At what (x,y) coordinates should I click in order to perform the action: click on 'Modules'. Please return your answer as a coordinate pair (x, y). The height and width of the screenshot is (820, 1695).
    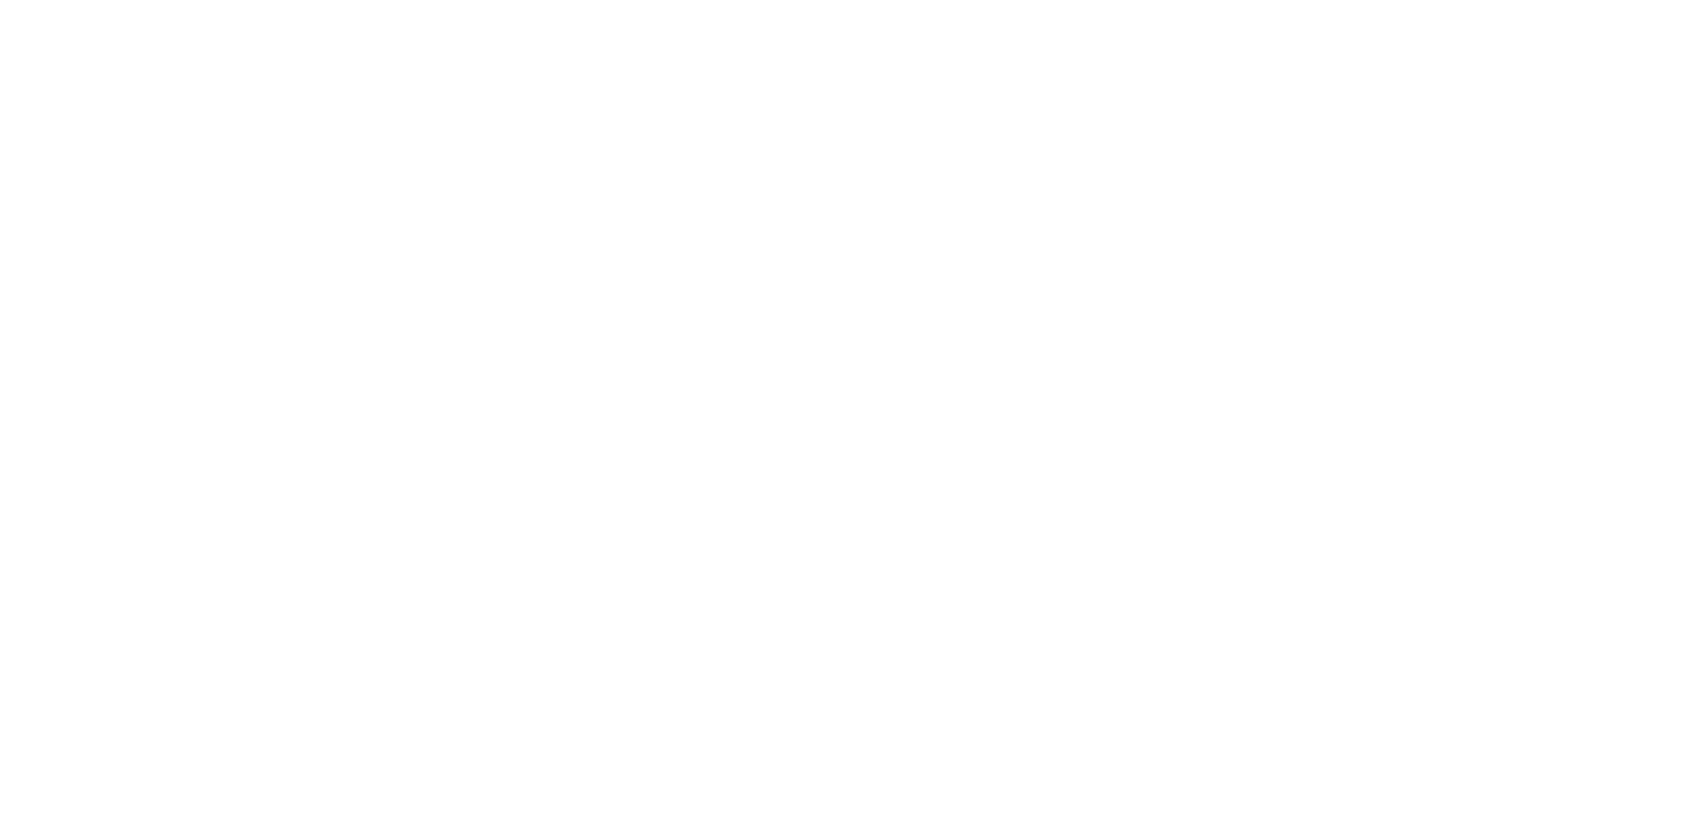
    Looking at the image, I should click on (1121, 10).